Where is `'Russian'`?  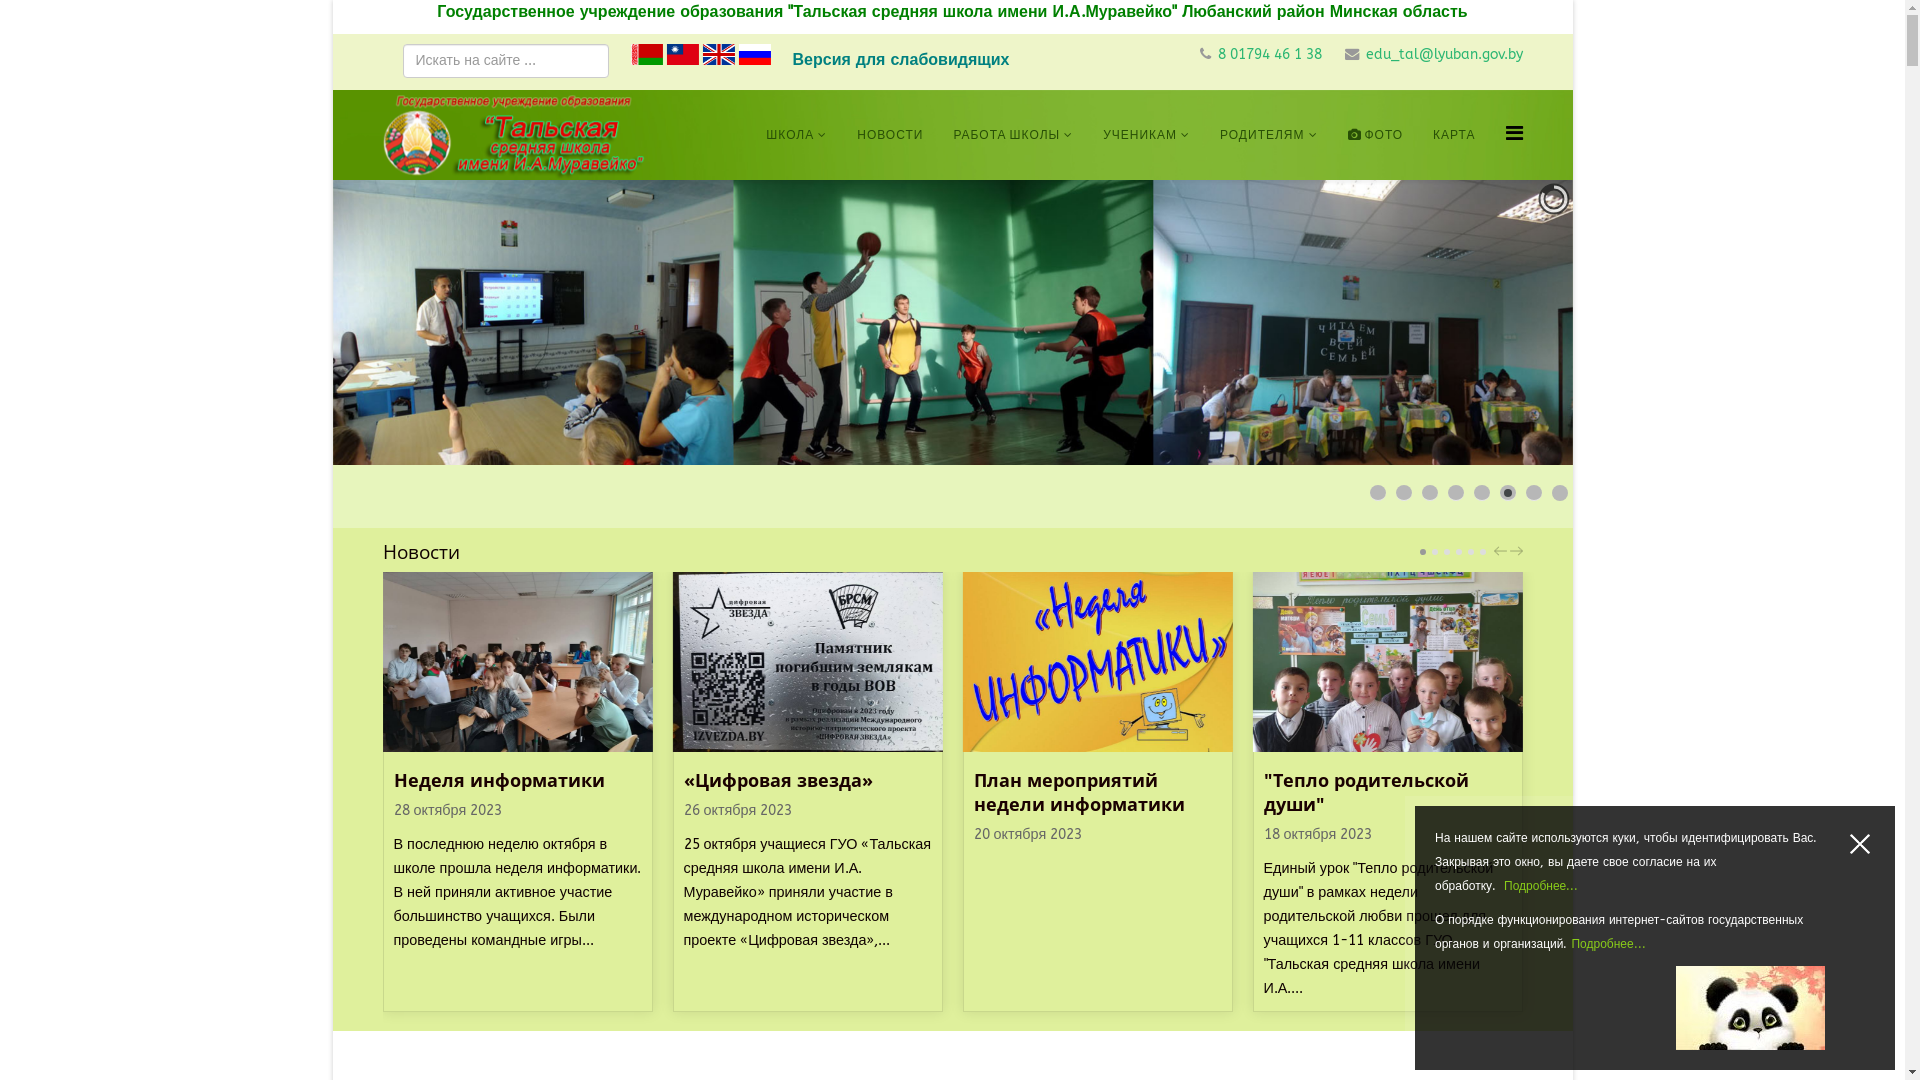 'Russian' is located at coordinates (752, 53).